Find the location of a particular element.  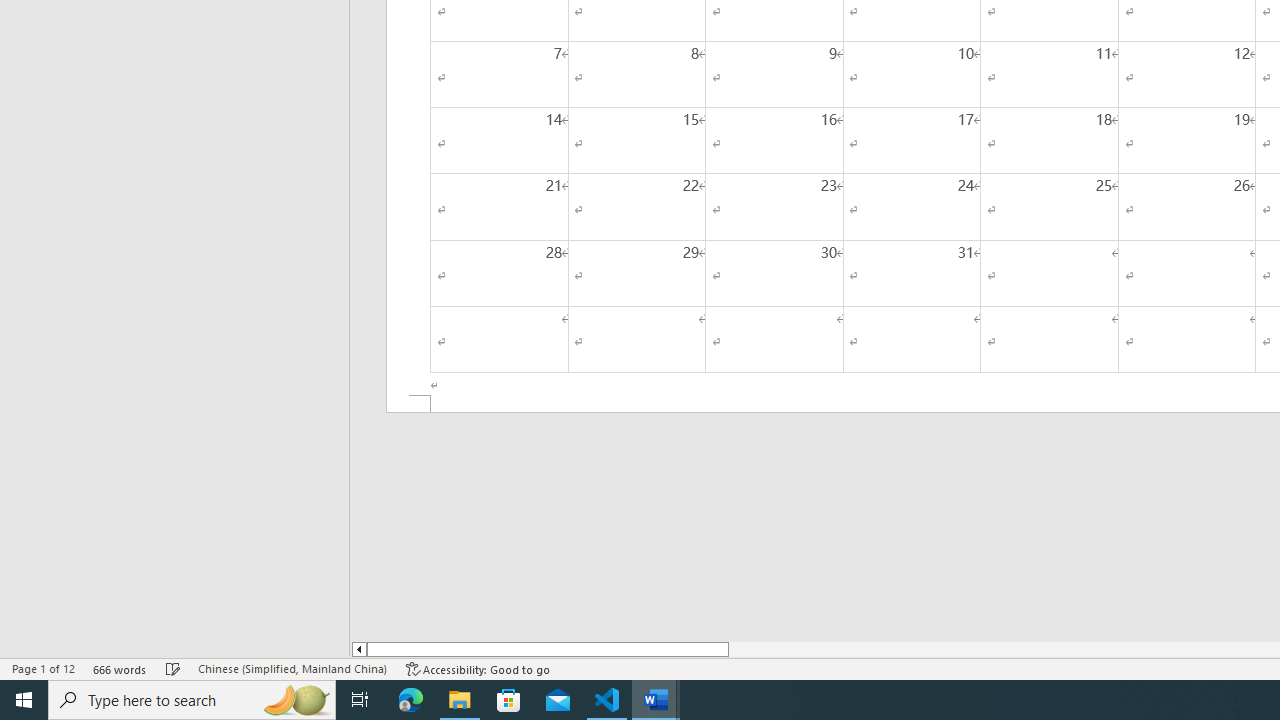

'Accessibility Checker Accessibility: Good to go' is located at coordinates (477, 669).